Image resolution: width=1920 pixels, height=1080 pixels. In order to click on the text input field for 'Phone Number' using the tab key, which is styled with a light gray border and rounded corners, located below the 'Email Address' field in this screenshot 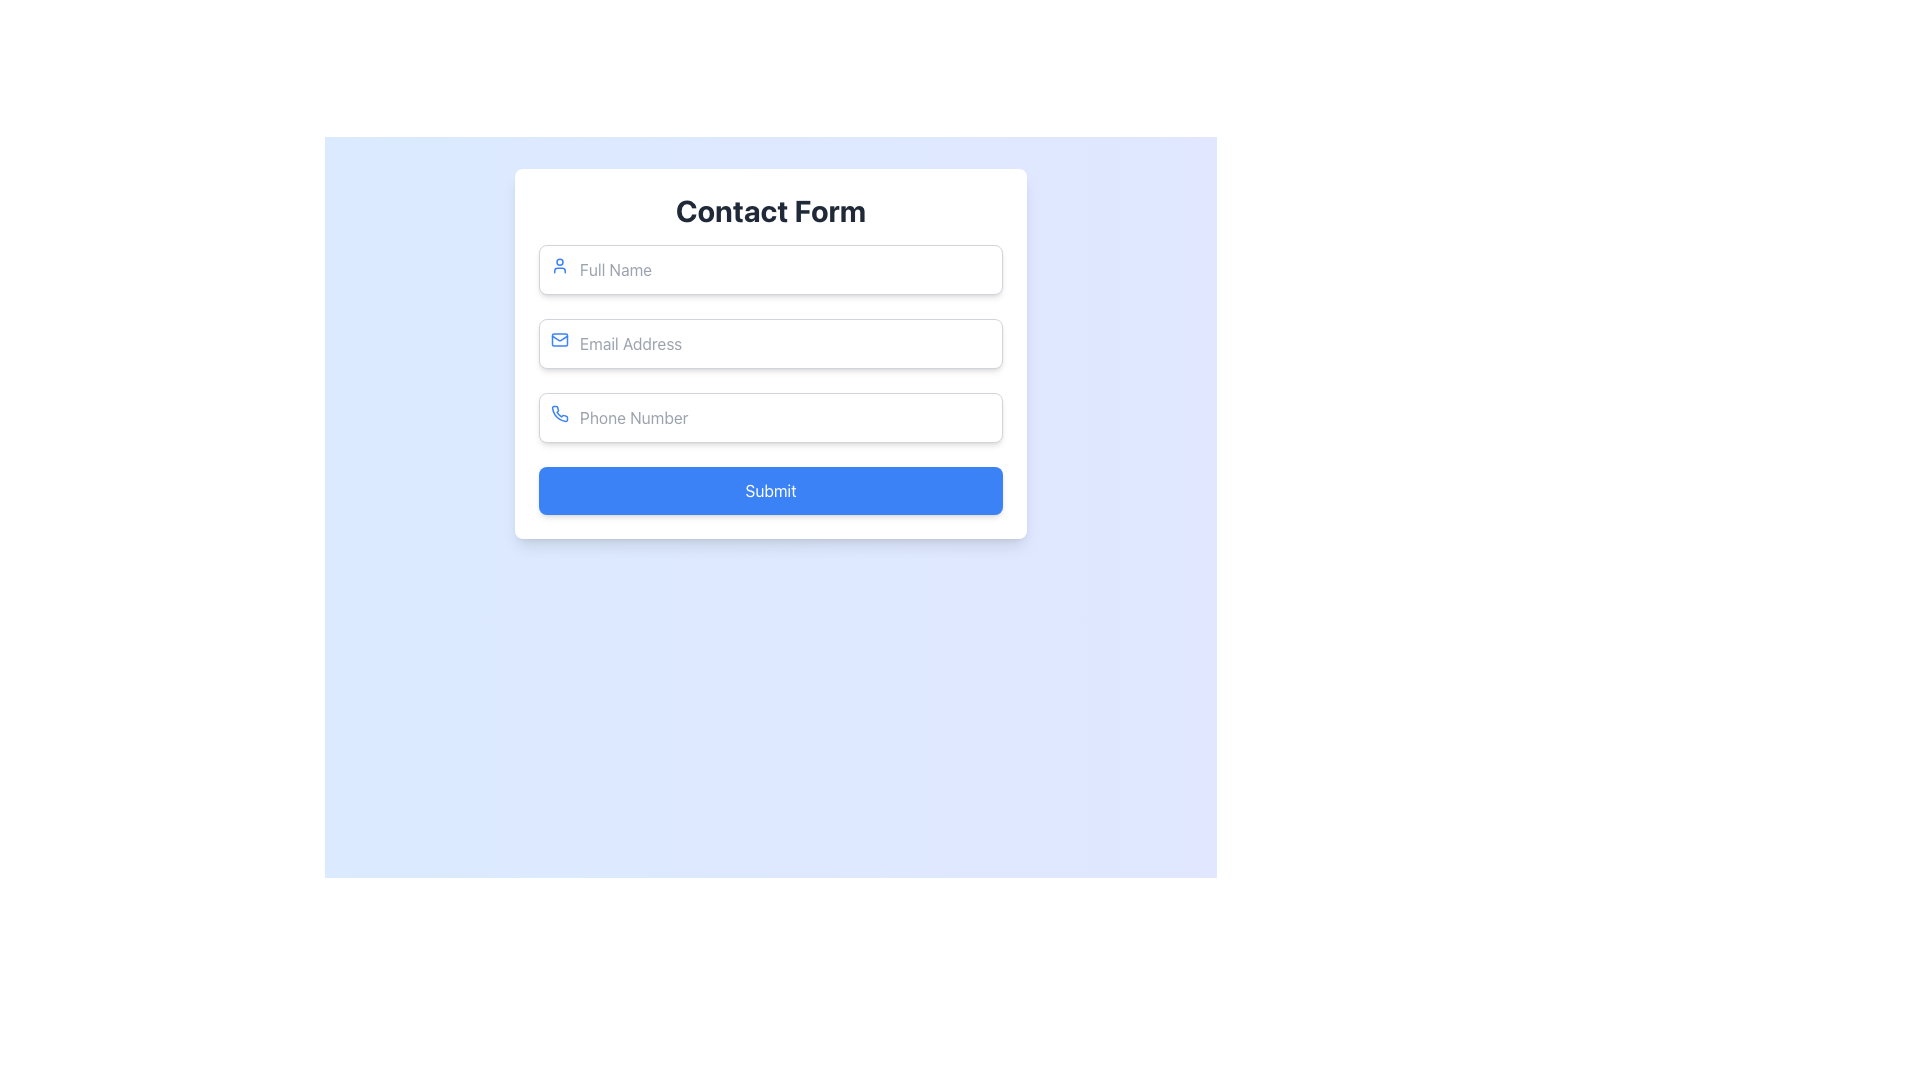, I will do `click(770, 416)`.